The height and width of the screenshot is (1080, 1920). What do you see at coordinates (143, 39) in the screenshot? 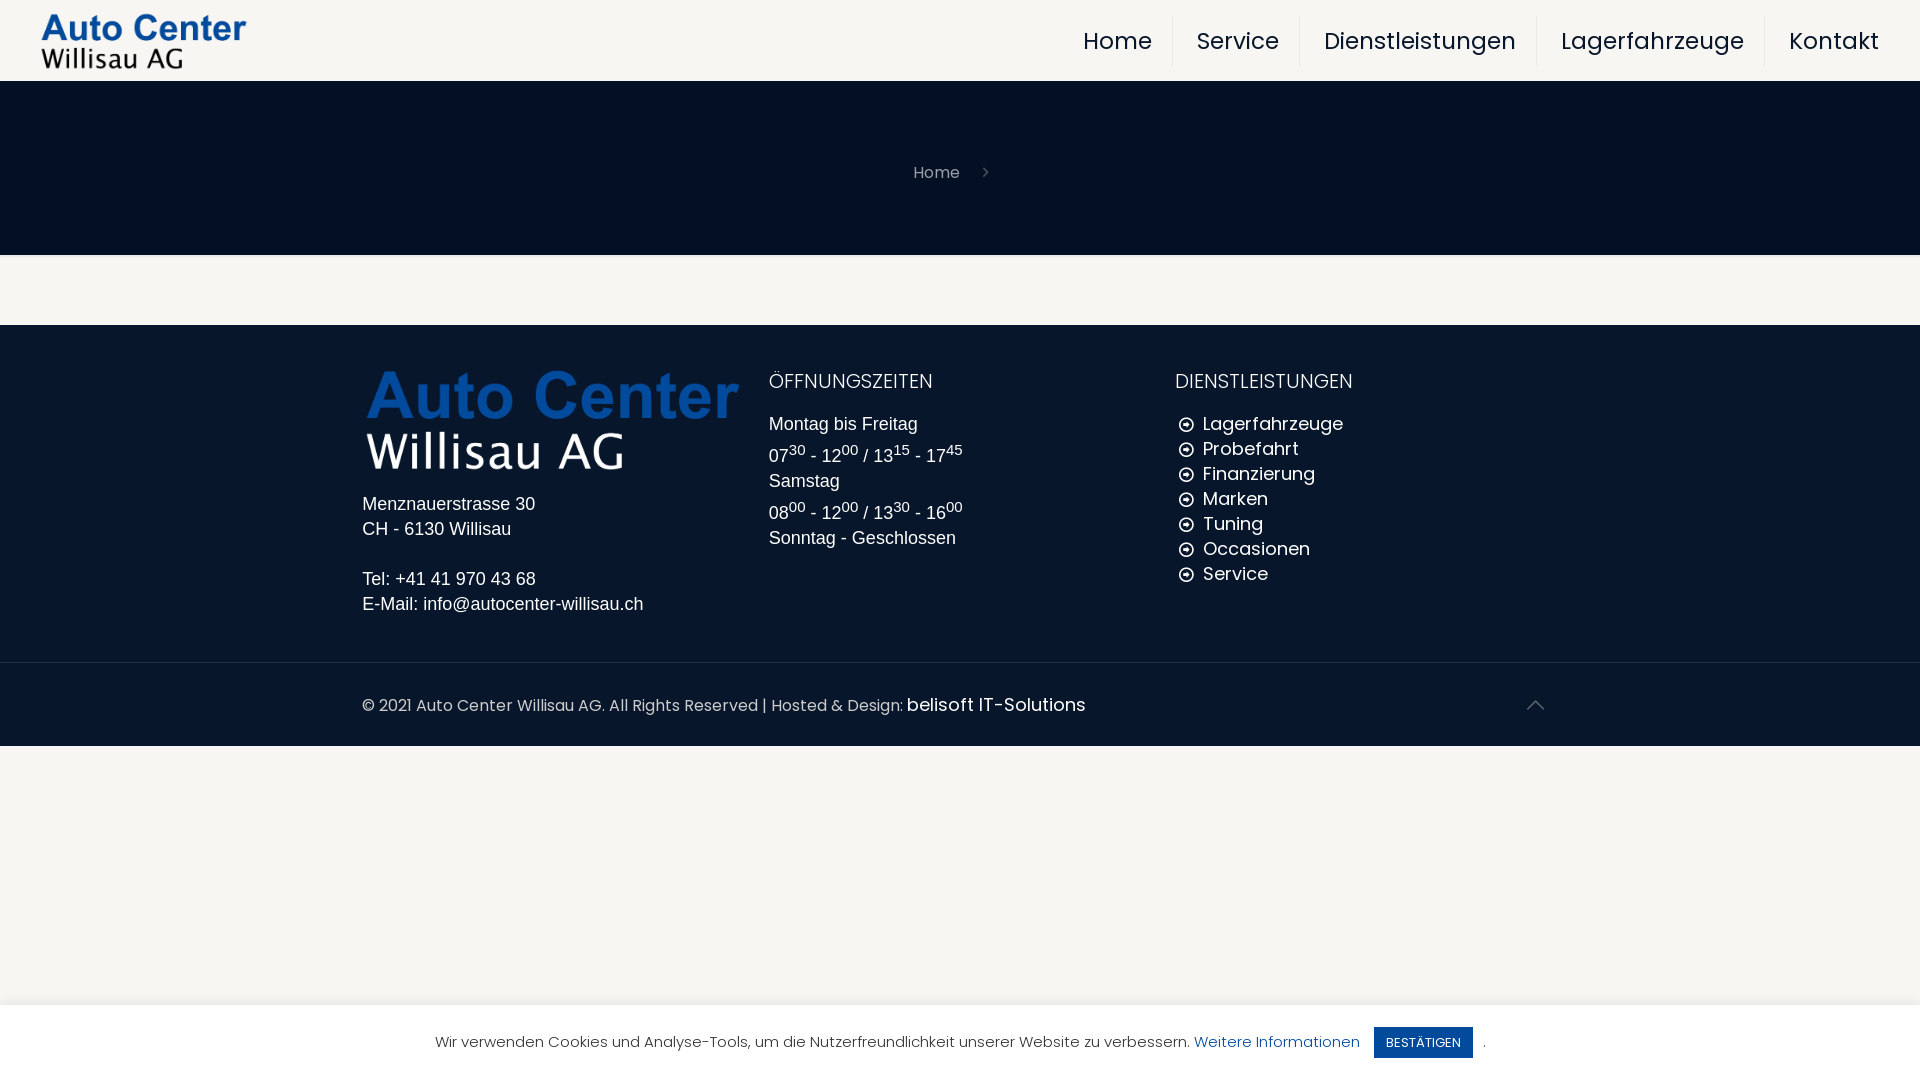
I see `'Autocenter Willisau'` at bounding box center [143, 39].